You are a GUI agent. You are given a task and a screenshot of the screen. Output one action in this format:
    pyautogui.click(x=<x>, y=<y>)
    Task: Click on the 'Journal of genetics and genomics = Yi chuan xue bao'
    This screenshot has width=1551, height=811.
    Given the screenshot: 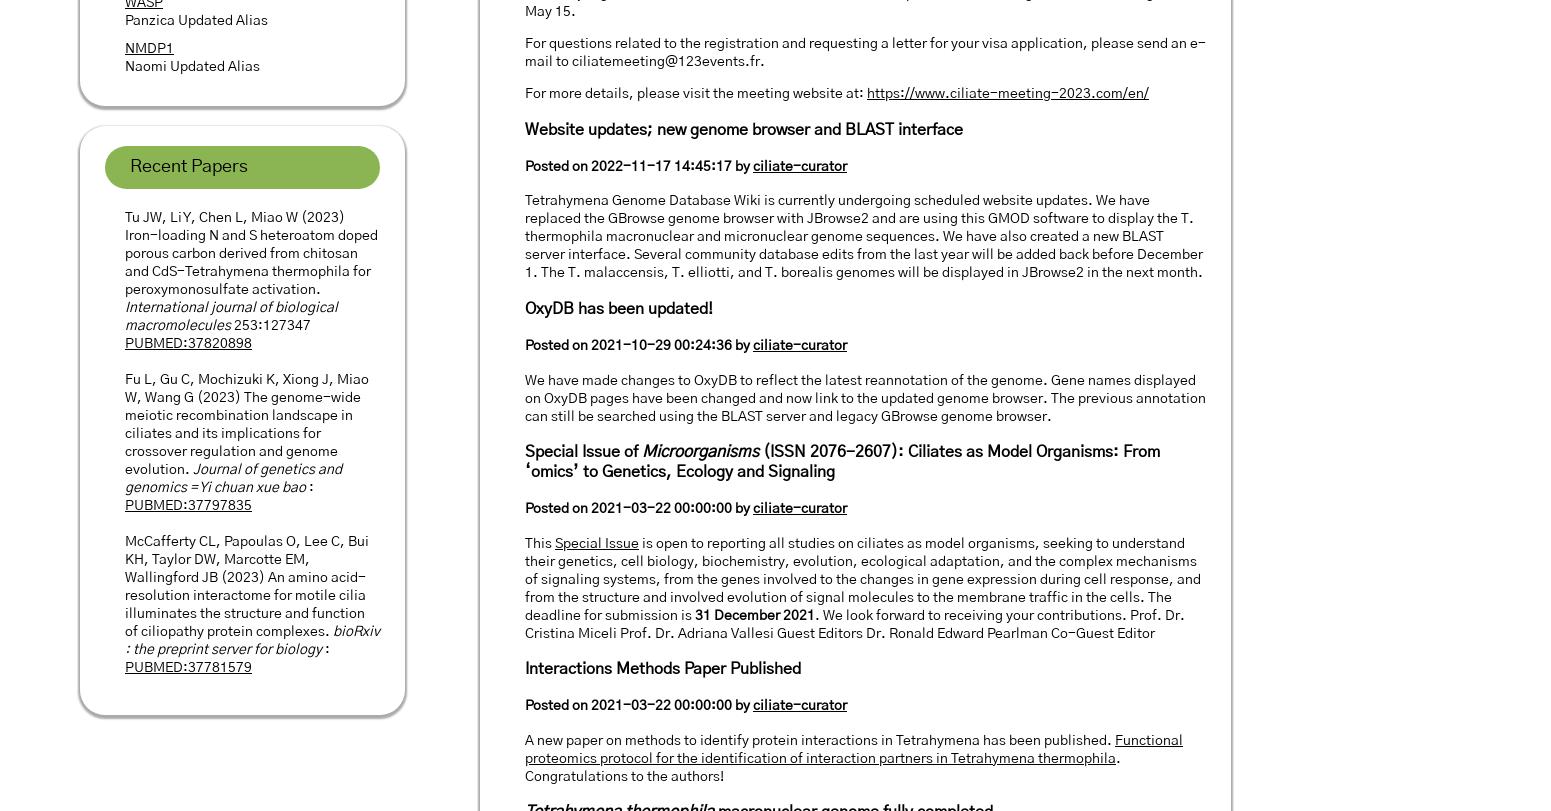 What is the action you would take?
    pyautogui.click(x=233, y=477)
    